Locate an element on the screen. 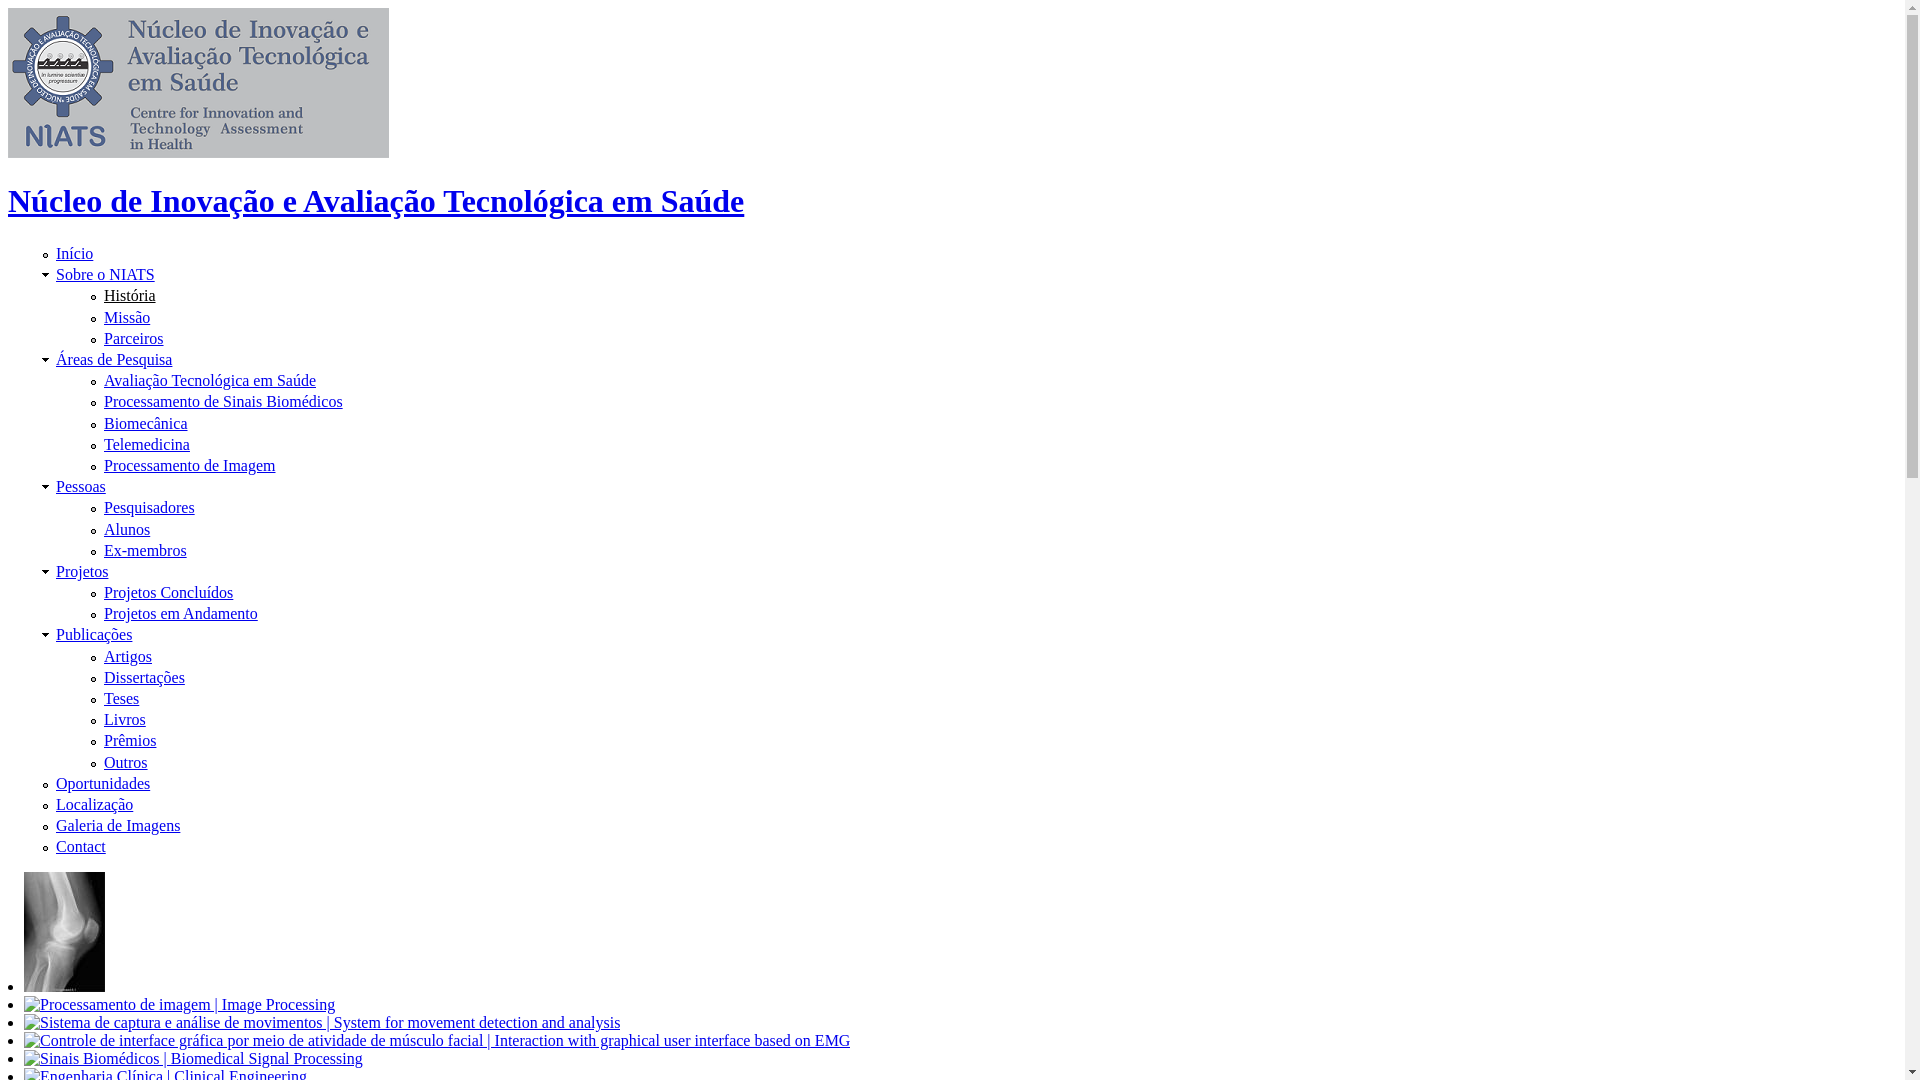  'Ex-membros' is located at coordinates (144, 550).